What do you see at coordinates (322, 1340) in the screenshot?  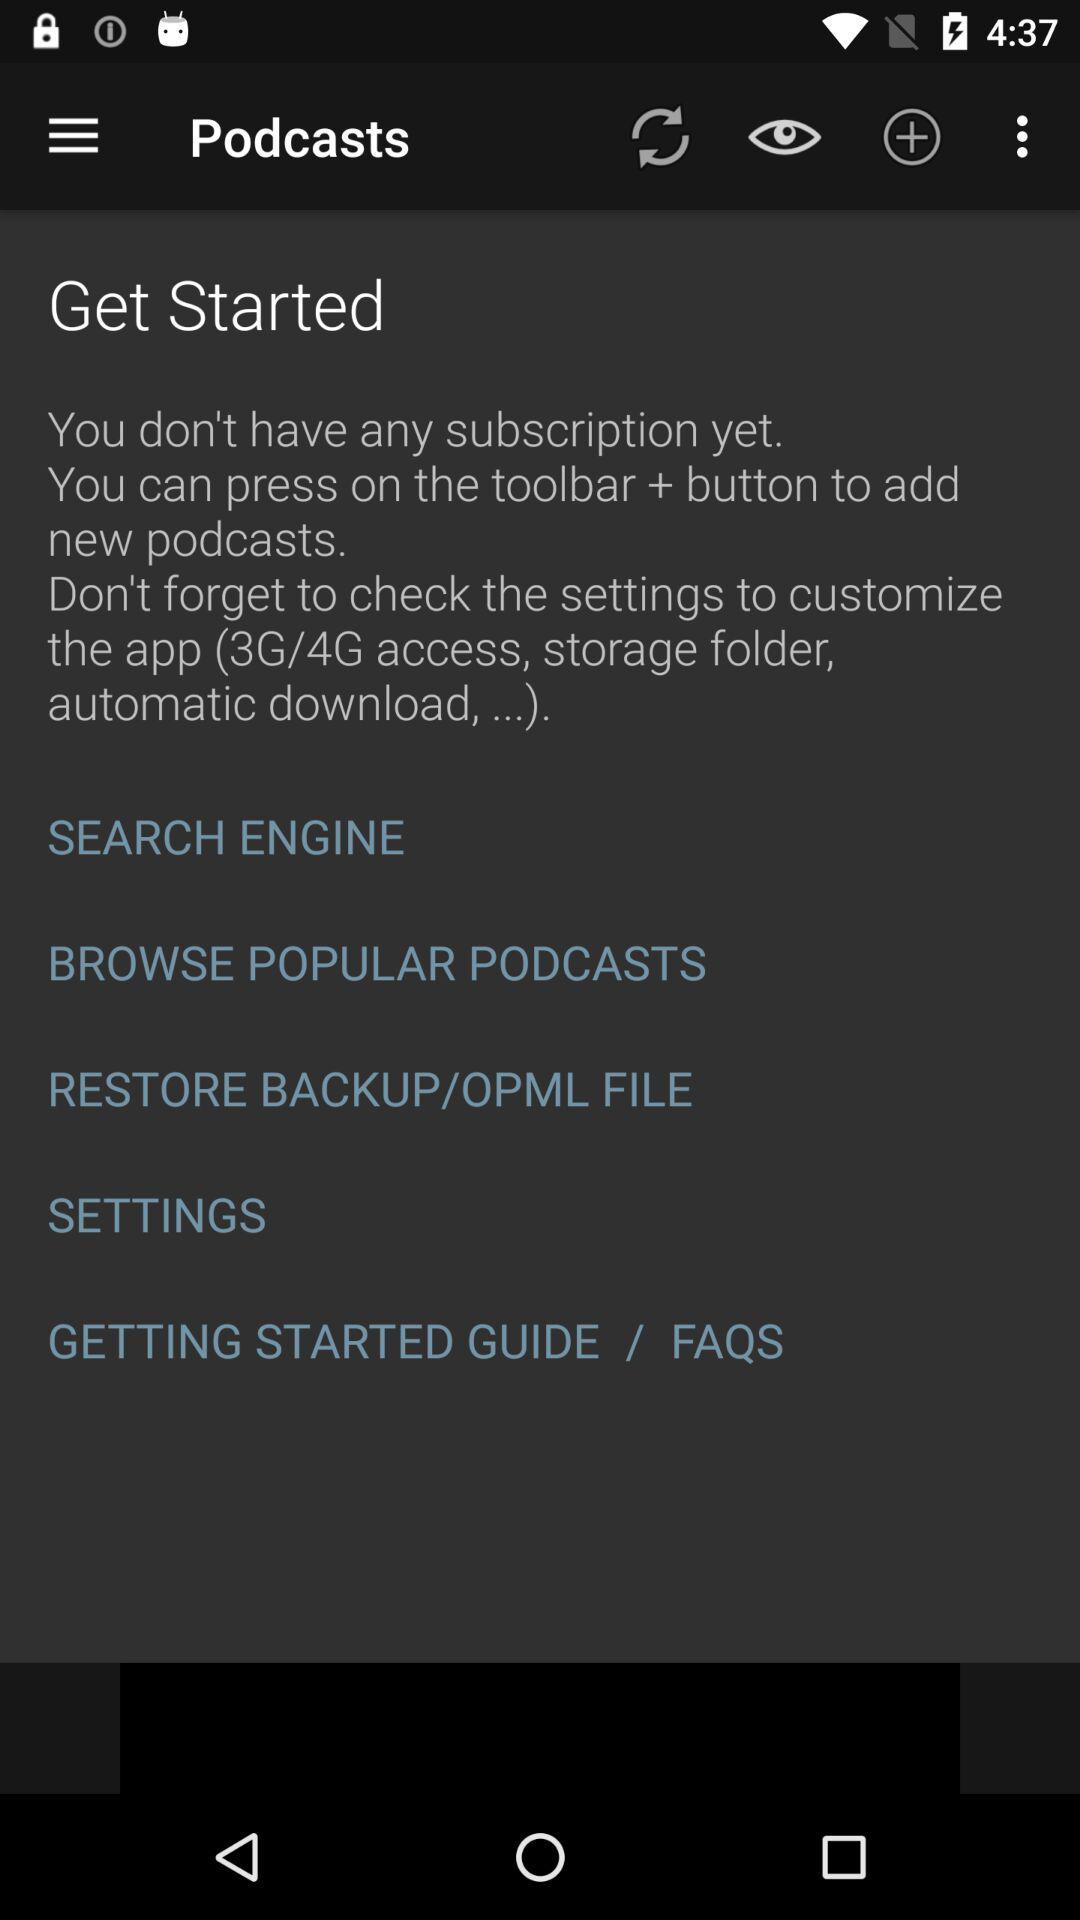 I see `icon to the left of the  /  icon` at bounding box center [322, 1340].